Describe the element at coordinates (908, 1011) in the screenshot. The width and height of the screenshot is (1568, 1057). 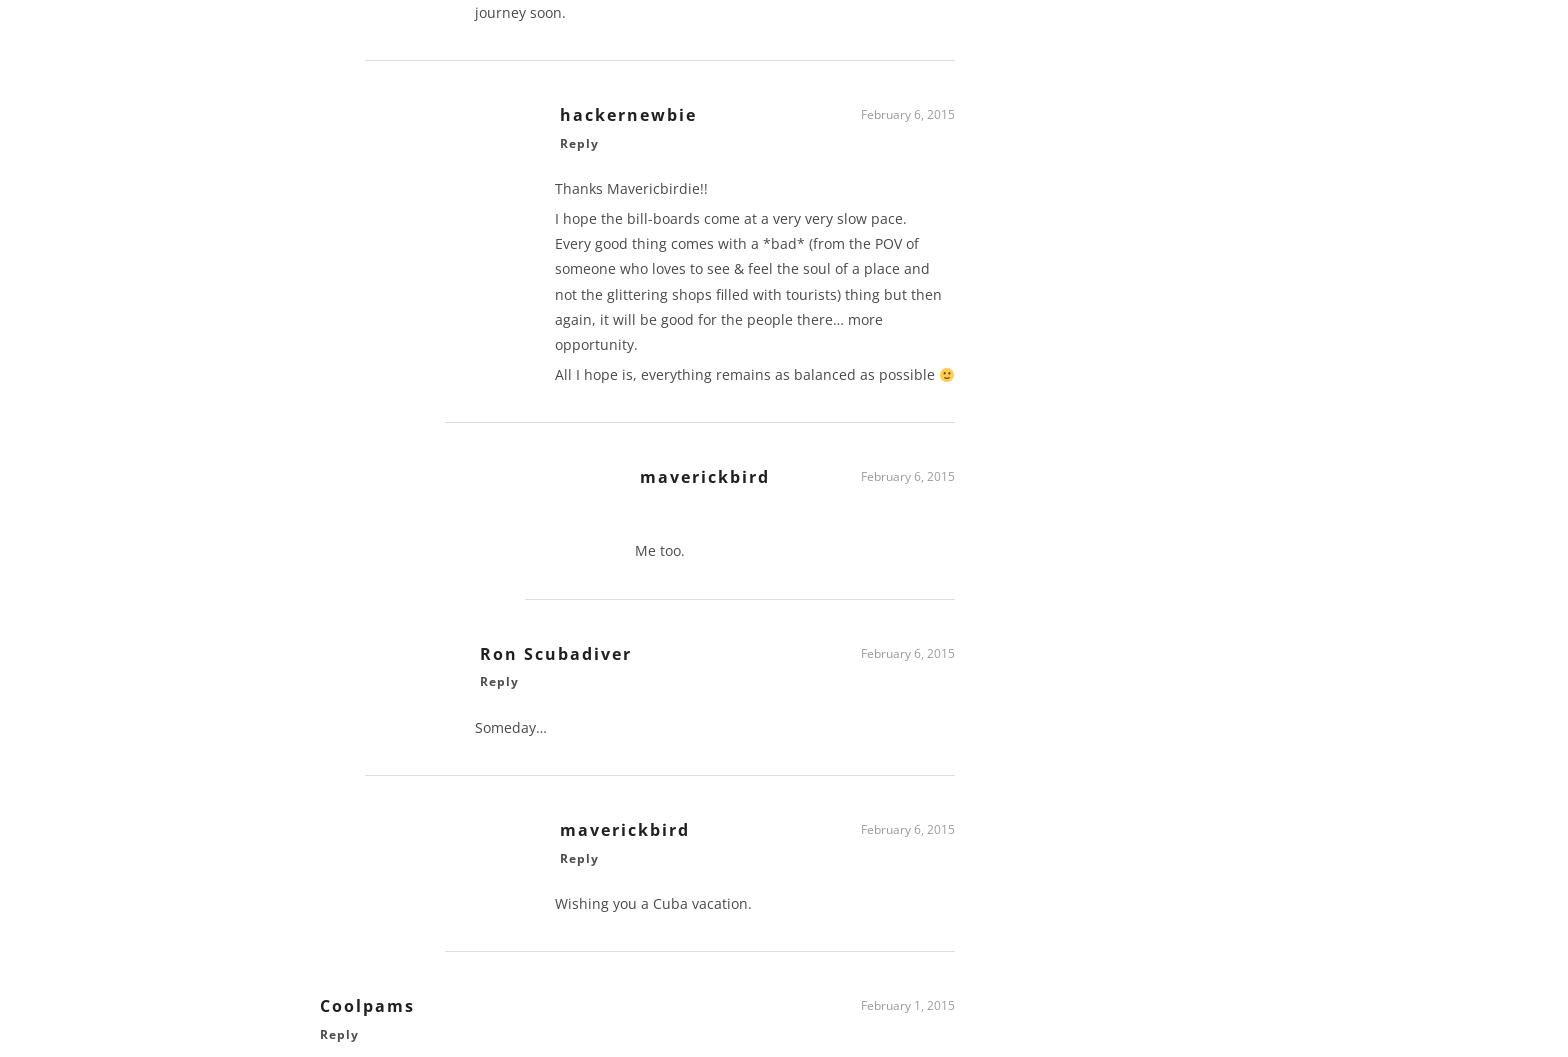
I see `'February 1, 2015'` at that location.